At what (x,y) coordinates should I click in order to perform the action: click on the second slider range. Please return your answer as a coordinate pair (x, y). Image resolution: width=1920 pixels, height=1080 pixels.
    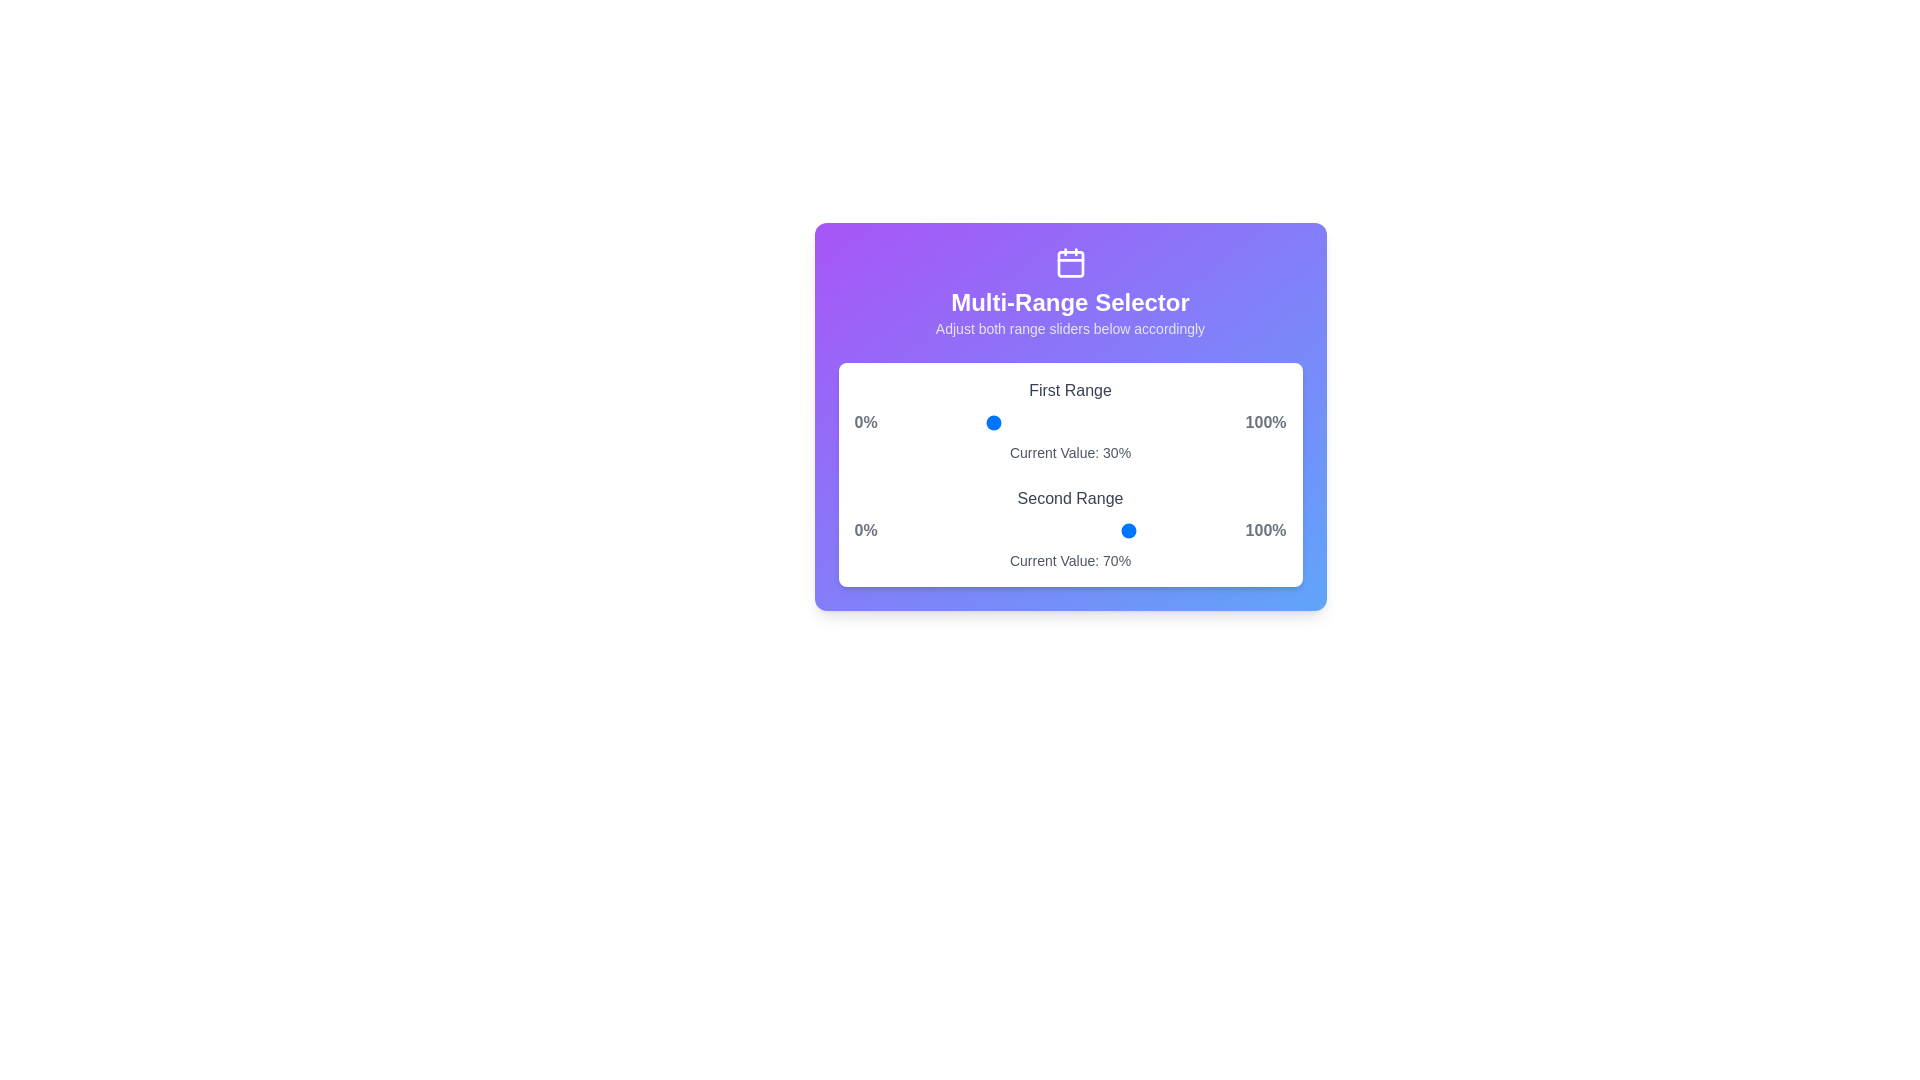
    Looking at the image, I should click on (1067, 530).